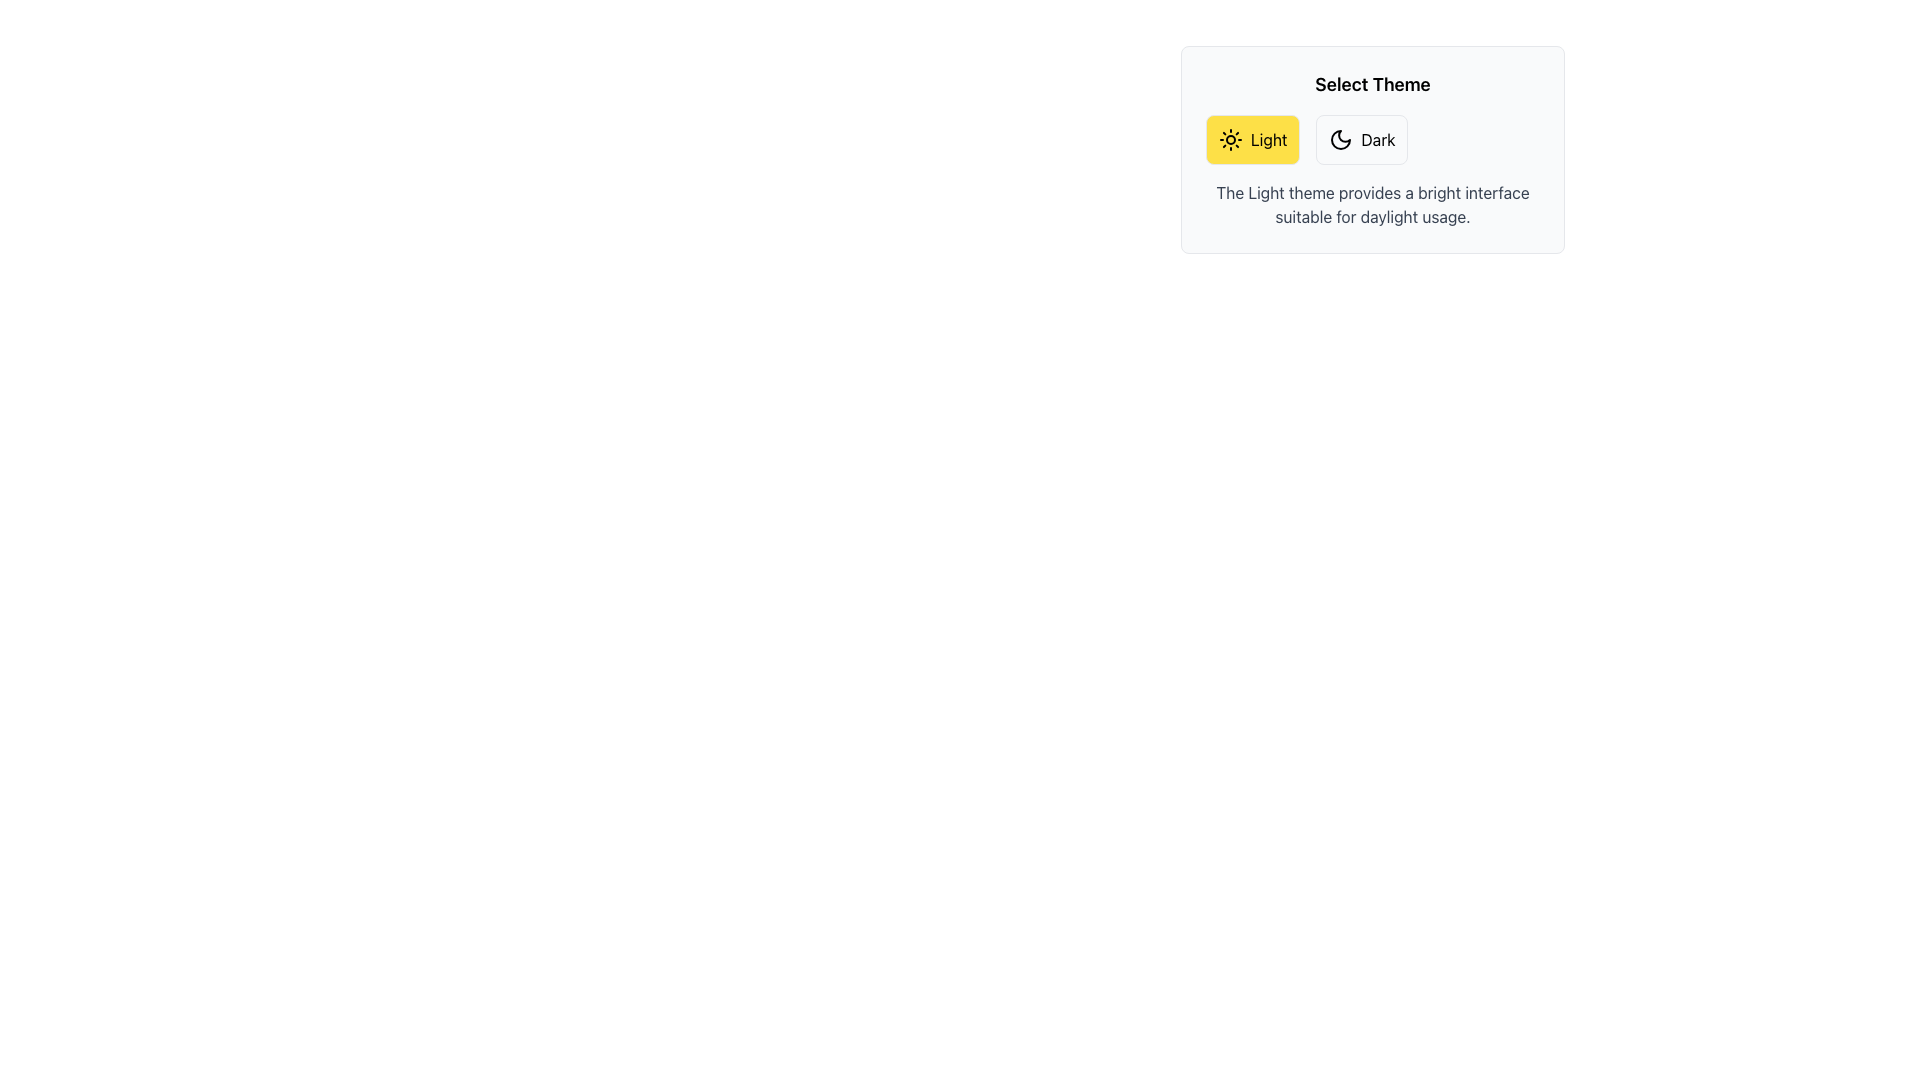 The height and width of the screenshot is (1080, 1920). What do you see at coordinates (1361, 138) in the screenshot?
I see `the 'Dark' button, which is a rectangular button with a moon icon and text, located in the top-right section of the interface beneath the 'Select Theme' text` at bounding box center [1361, 138].